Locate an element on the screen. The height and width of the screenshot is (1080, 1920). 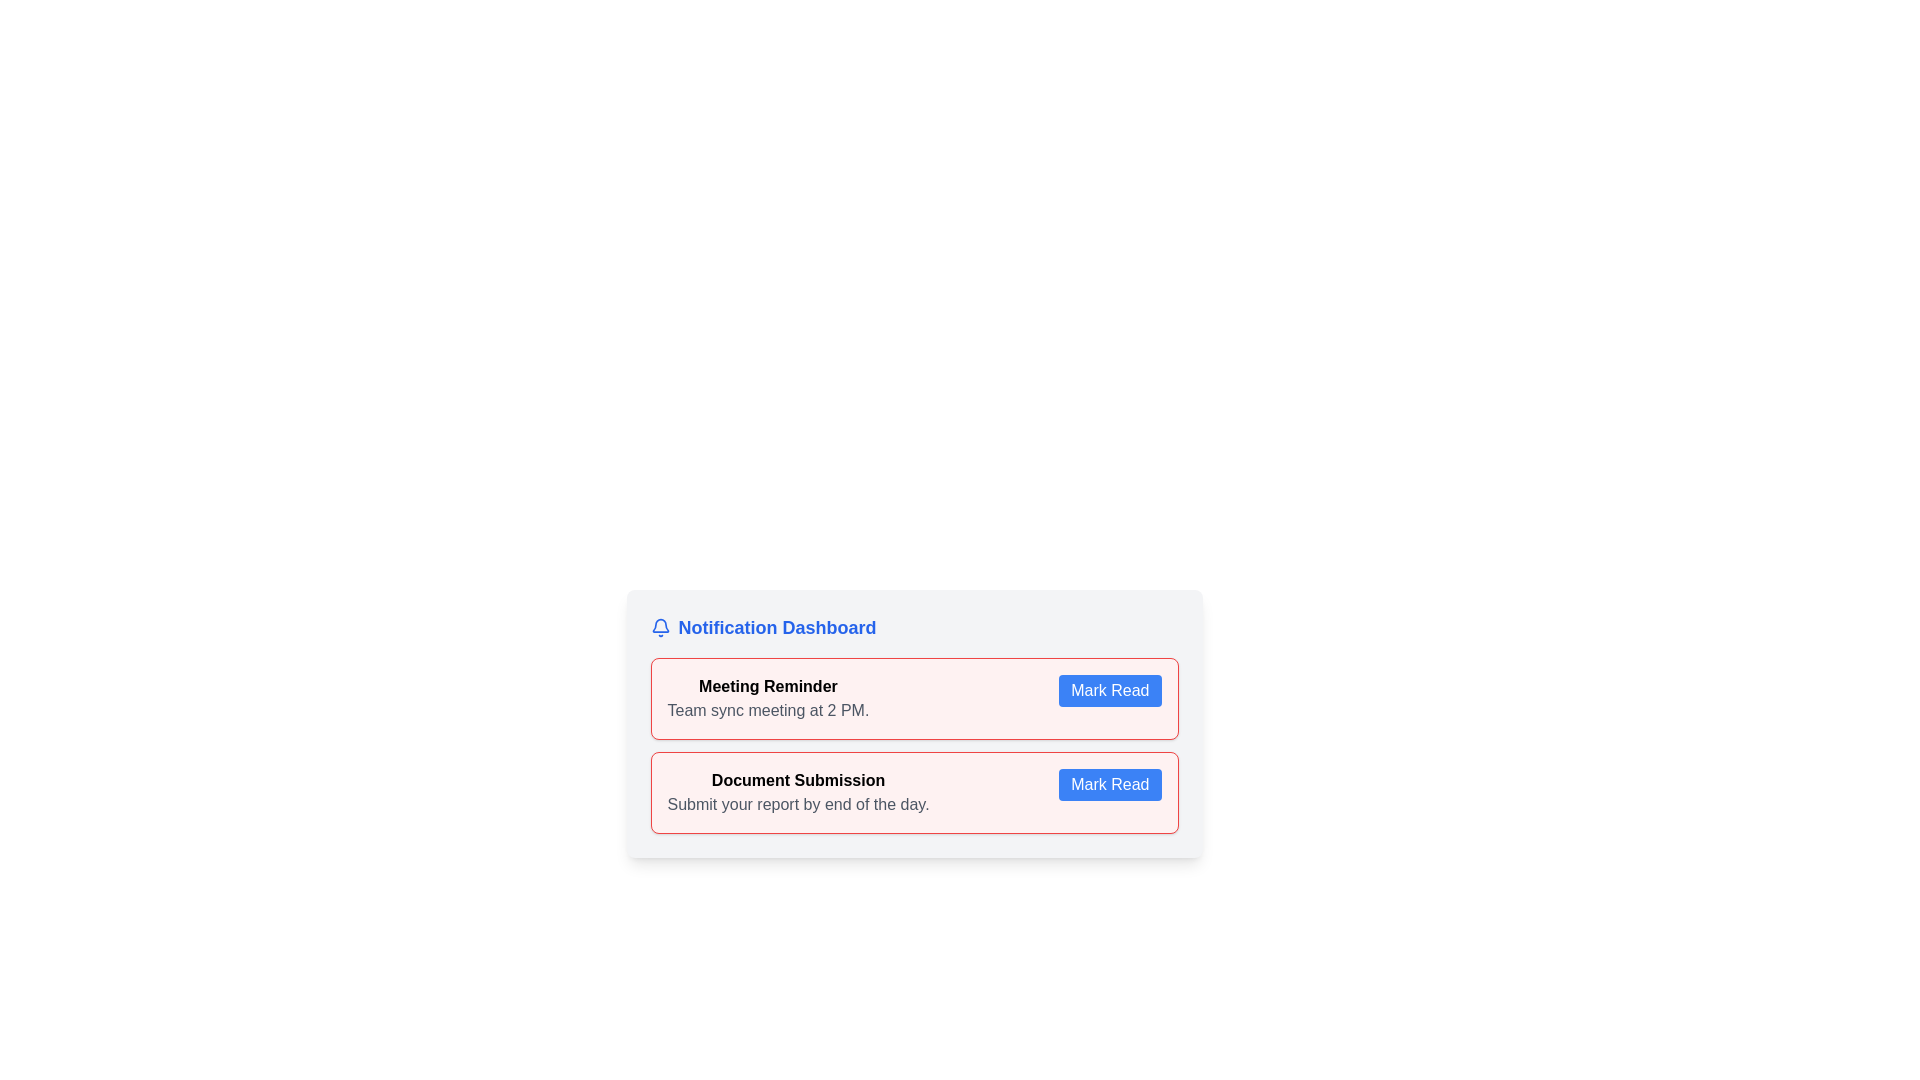
the 'Notification Dashboard' text label, which is styled in bold, large blue font and positioned next to a bell icon in the notification section is located at coordinates (776, 627).